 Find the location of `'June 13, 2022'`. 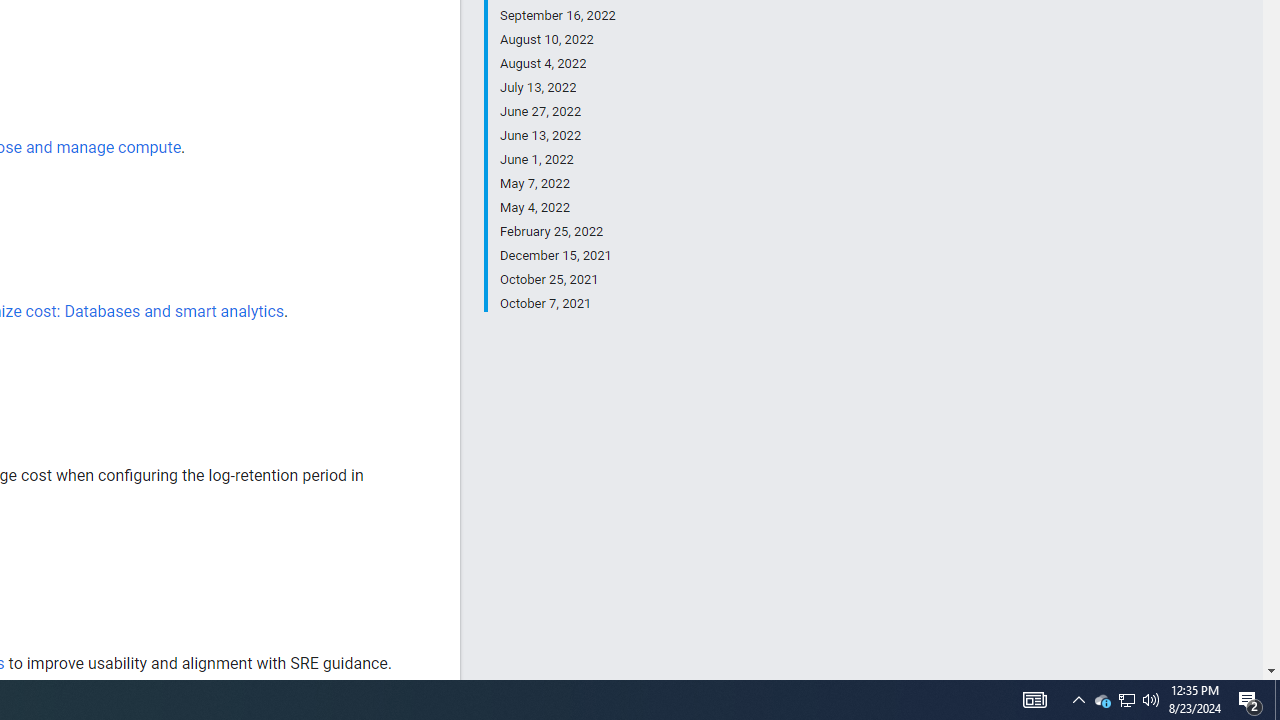

'June 13, 2022' is located at coordinates (557, 135).